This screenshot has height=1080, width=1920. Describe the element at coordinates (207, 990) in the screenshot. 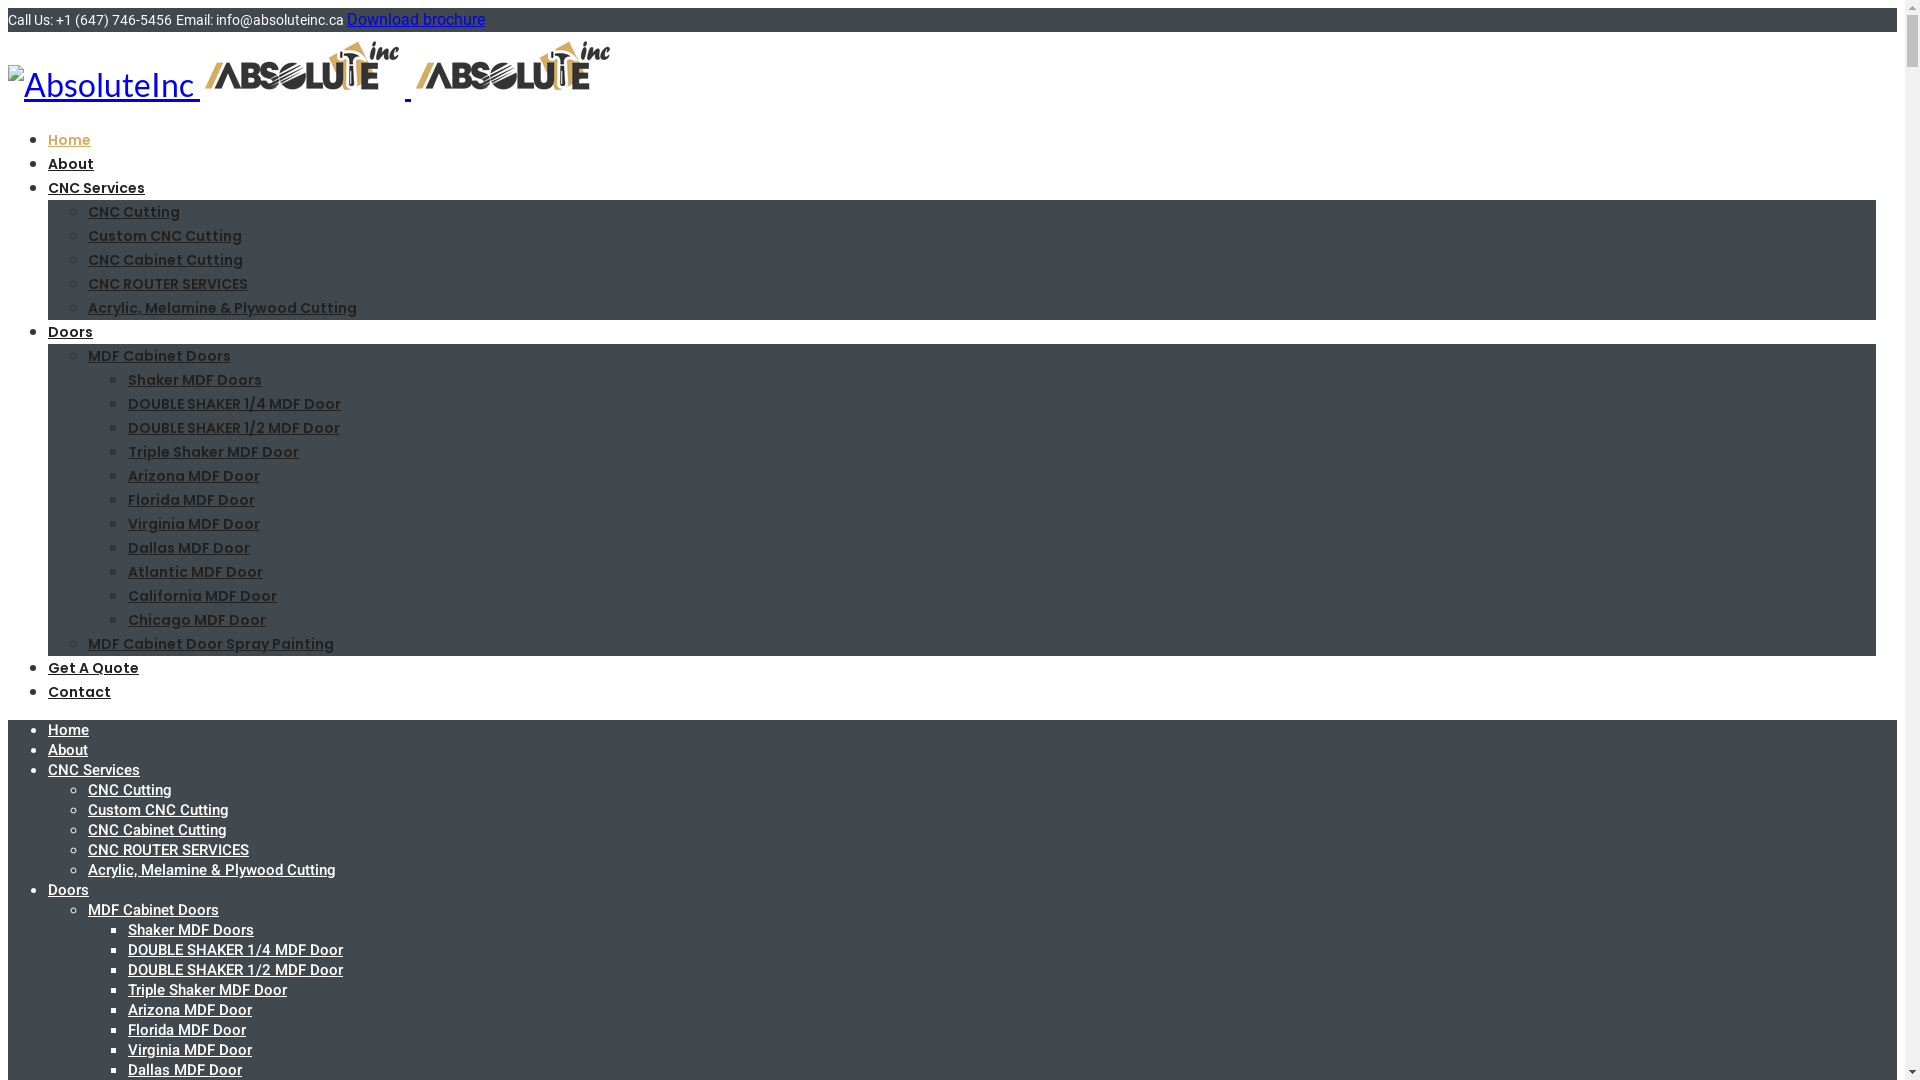

I see `'Triple Shaker MDF Door'` at that location.